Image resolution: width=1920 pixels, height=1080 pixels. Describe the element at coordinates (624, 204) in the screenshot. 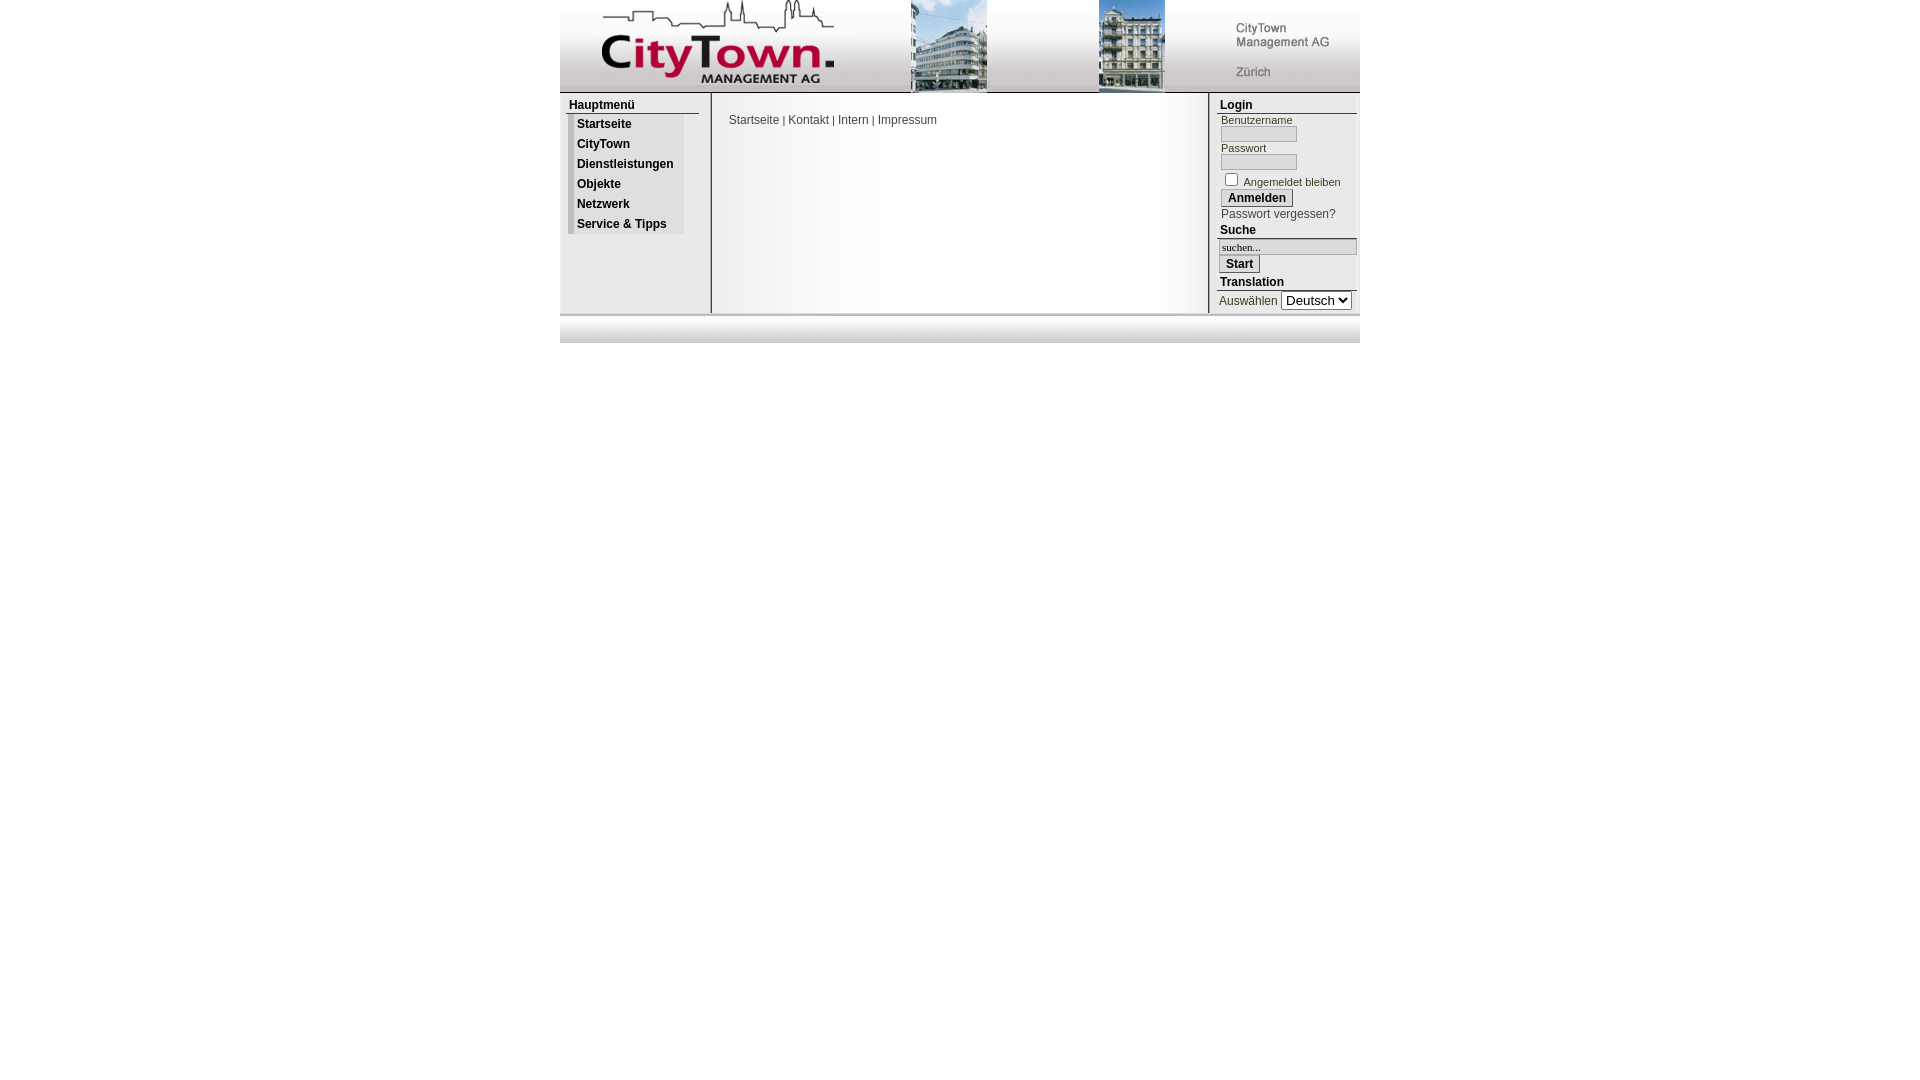

I see `'Netzwerk'` at that location.